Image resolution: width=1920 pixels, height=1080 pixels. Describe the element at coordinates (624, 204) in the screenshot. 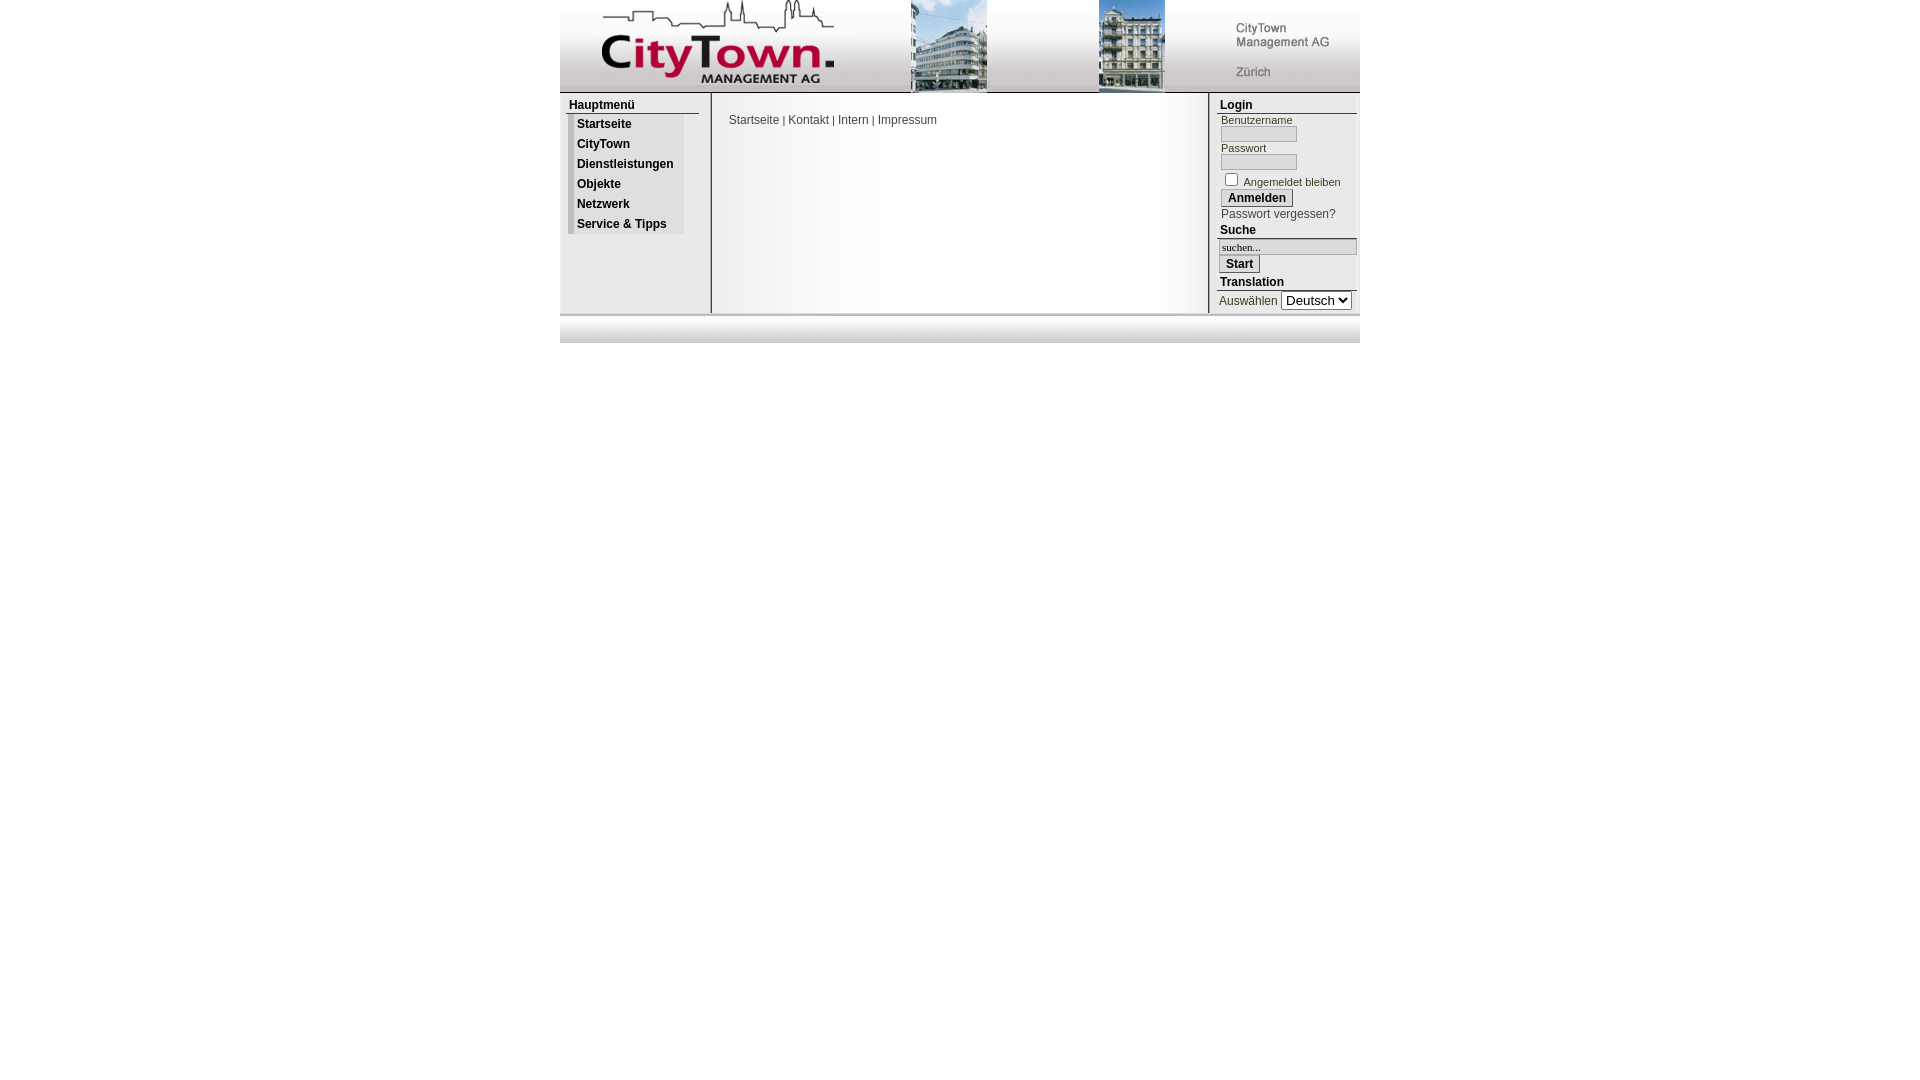

I see `'Netzwerk'` at that location.